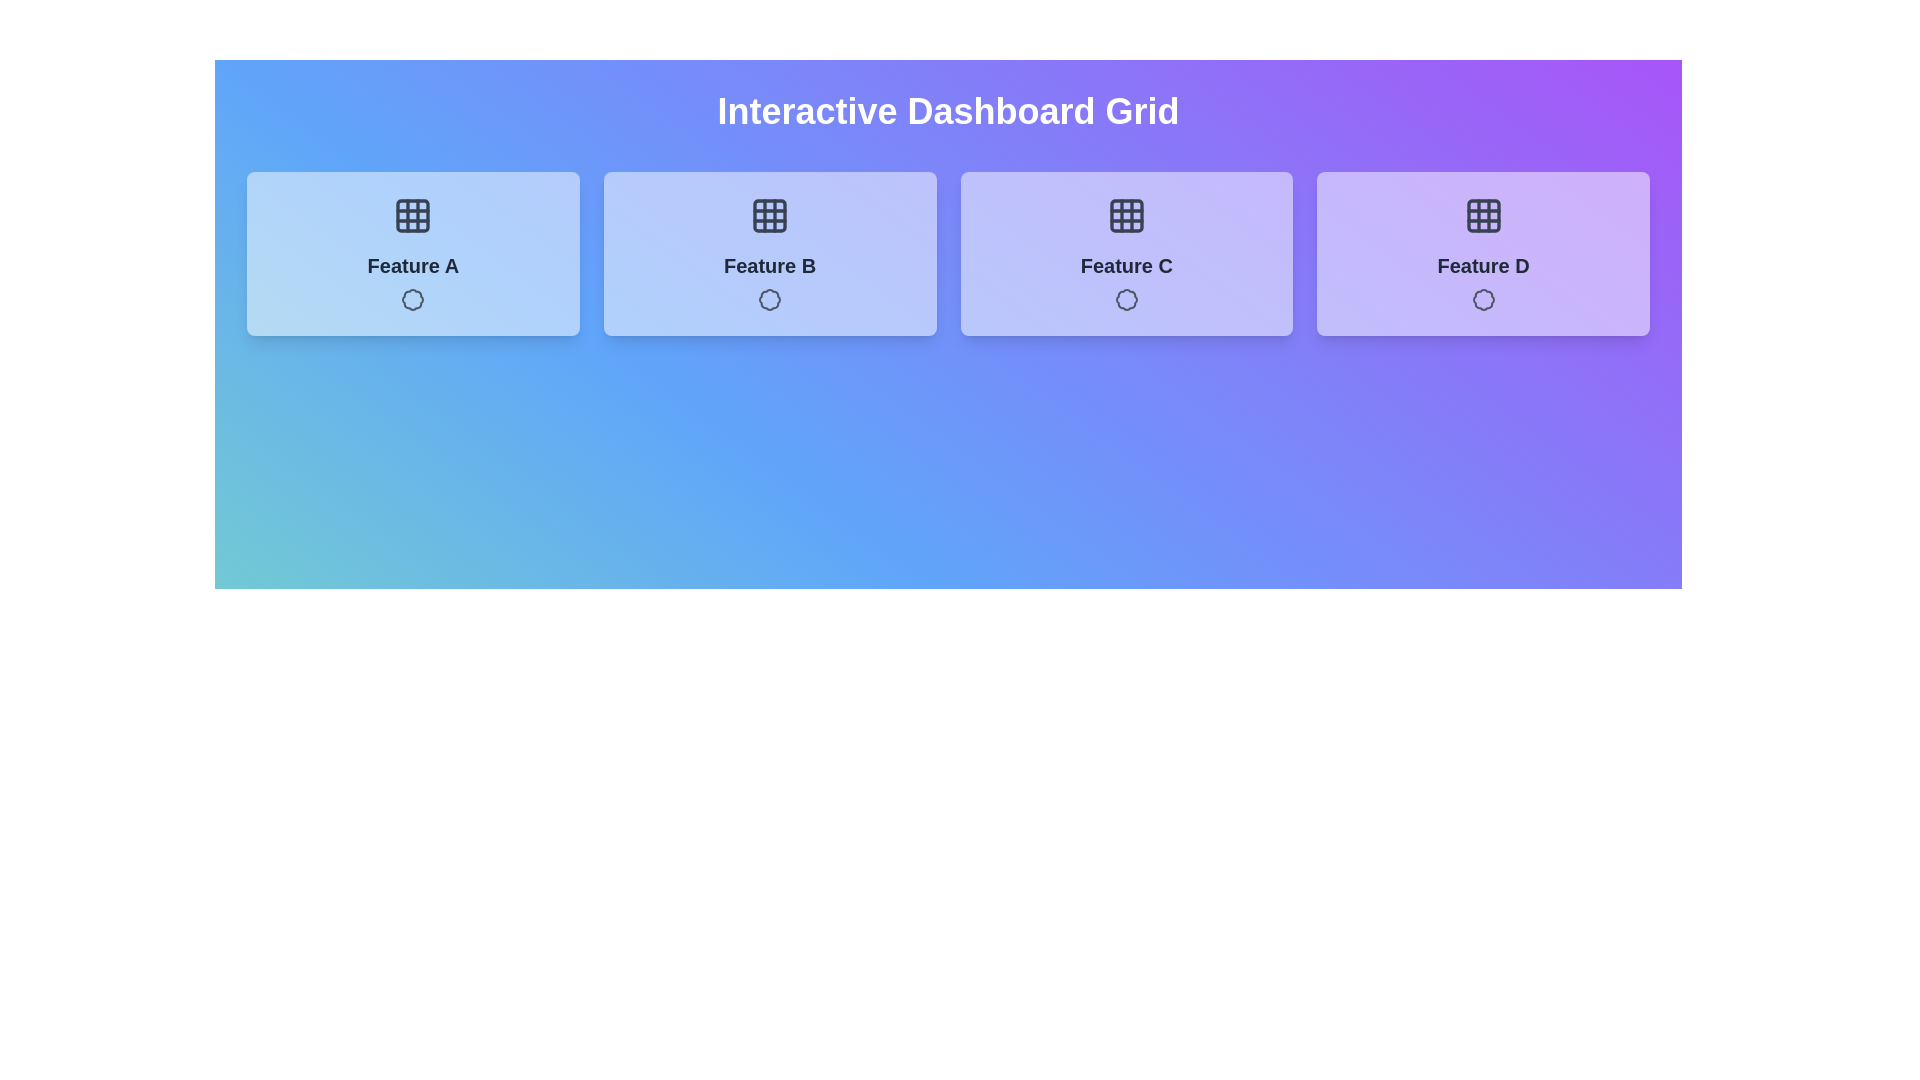 The width and height of the screenshot is (1920, 1080). Describe the element at coordinates (769, 300) in the screenshot. I see `the icon located at the bottom-center of the card labeled 'Feature B', which indicates additional actions or statuses related to 'Feature B'` at that location.